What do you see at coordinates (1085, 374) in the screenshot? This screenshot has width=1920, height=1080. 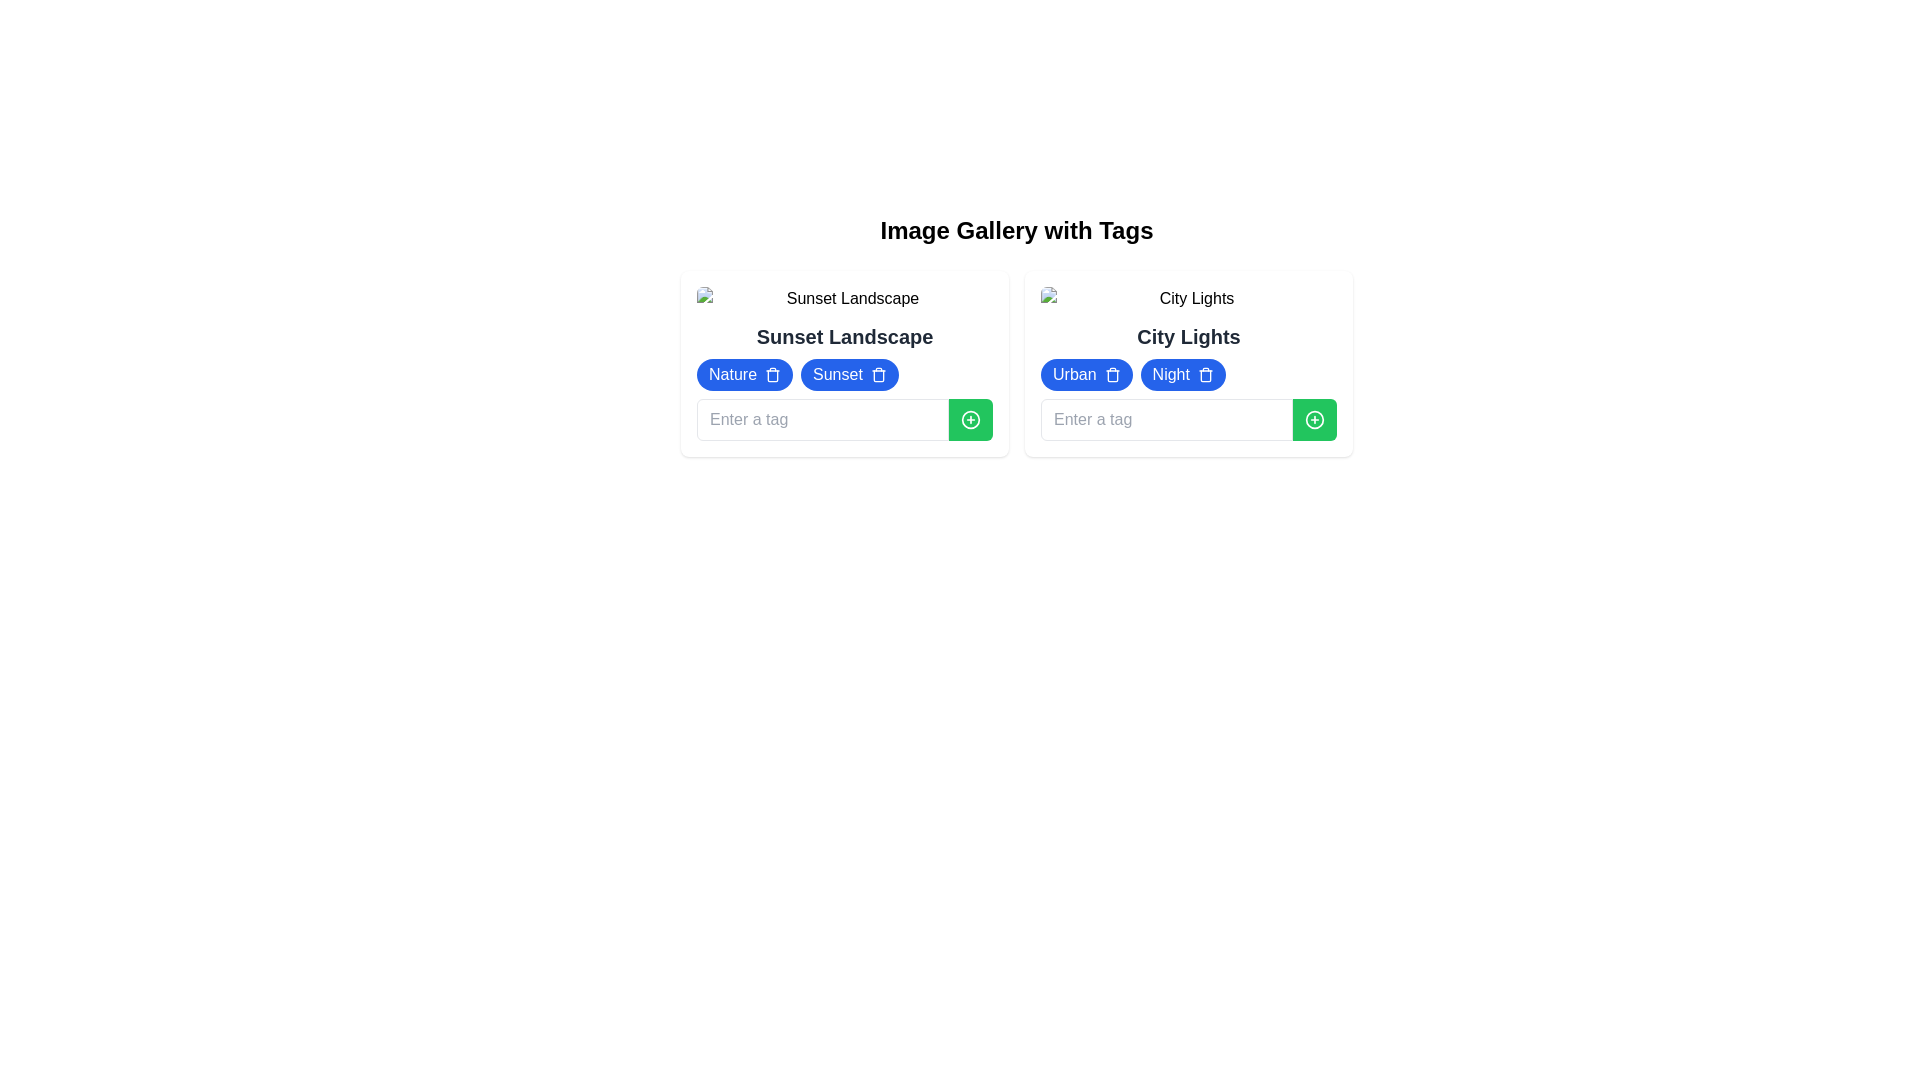 I see `the trash can icon` at bounding box center [1085, 374].